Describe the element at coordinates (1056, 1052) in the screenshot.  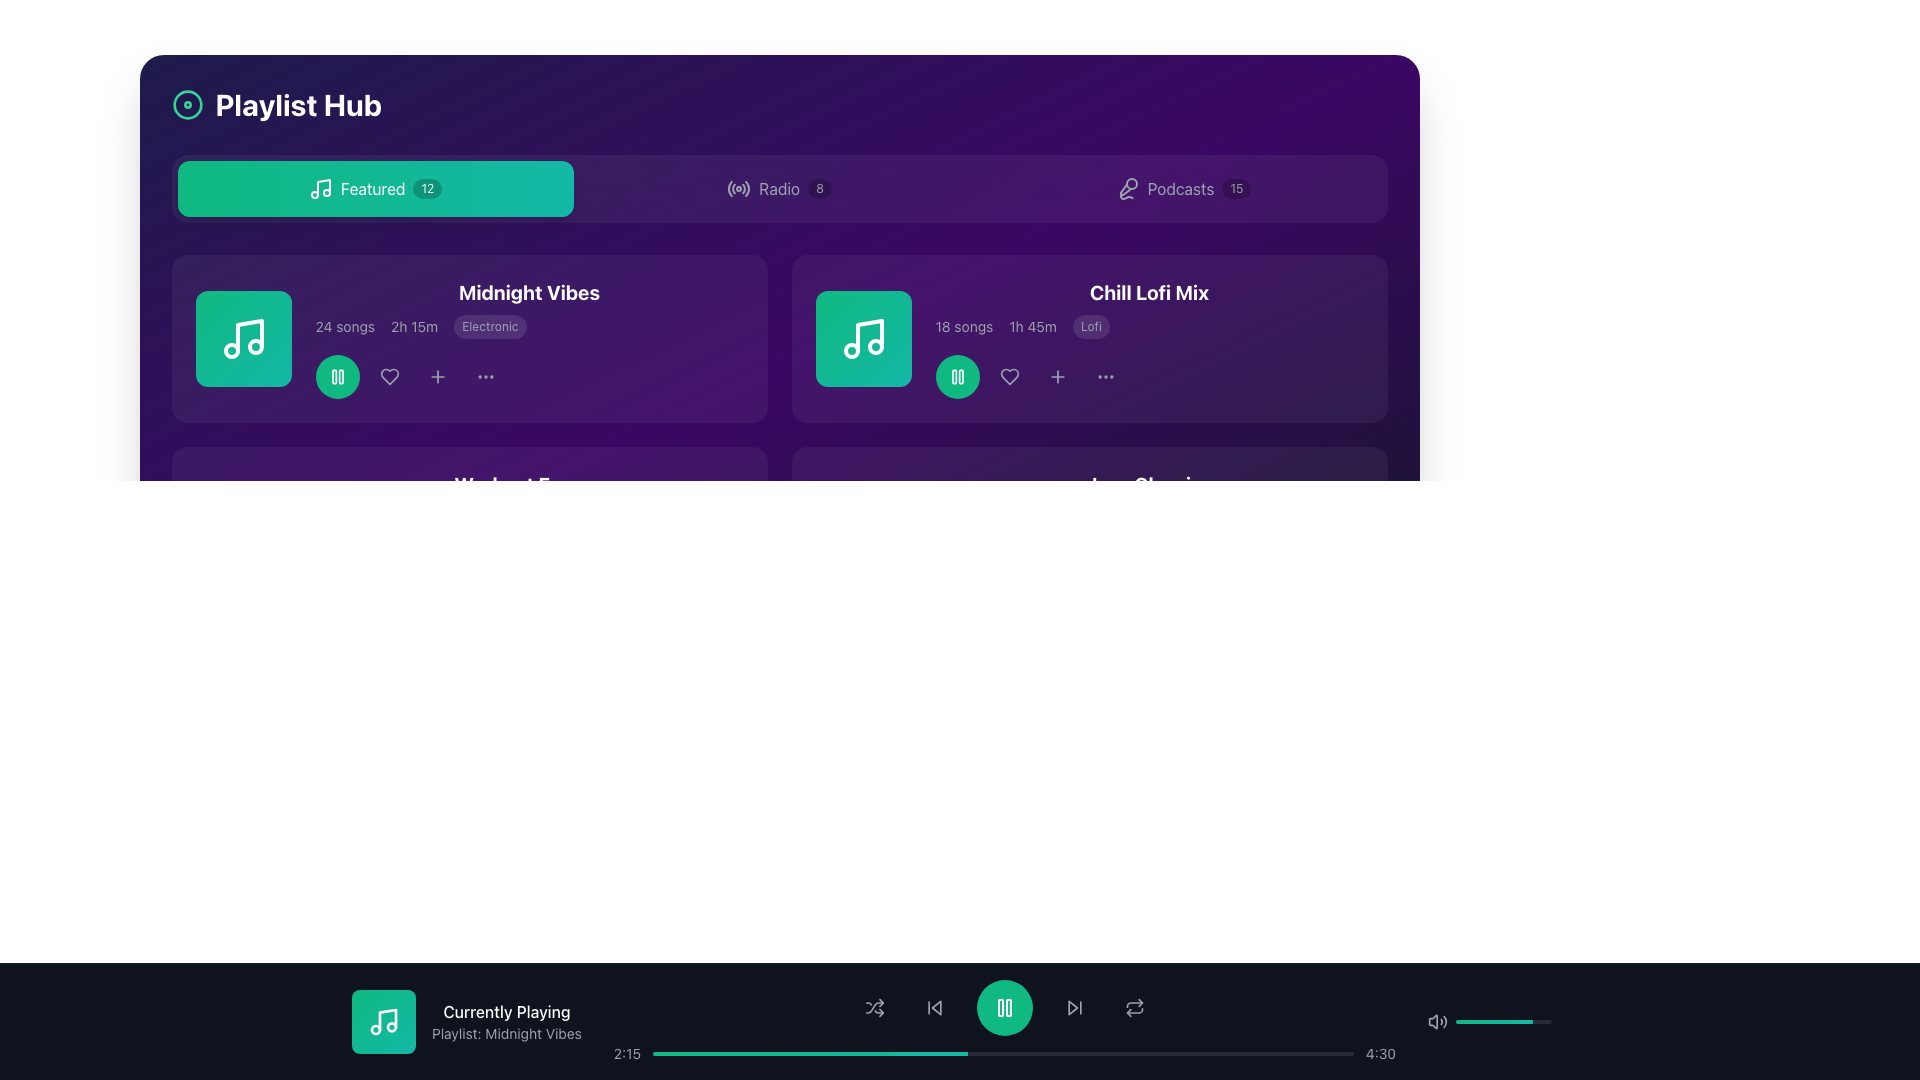
I see `playback time` at that location.